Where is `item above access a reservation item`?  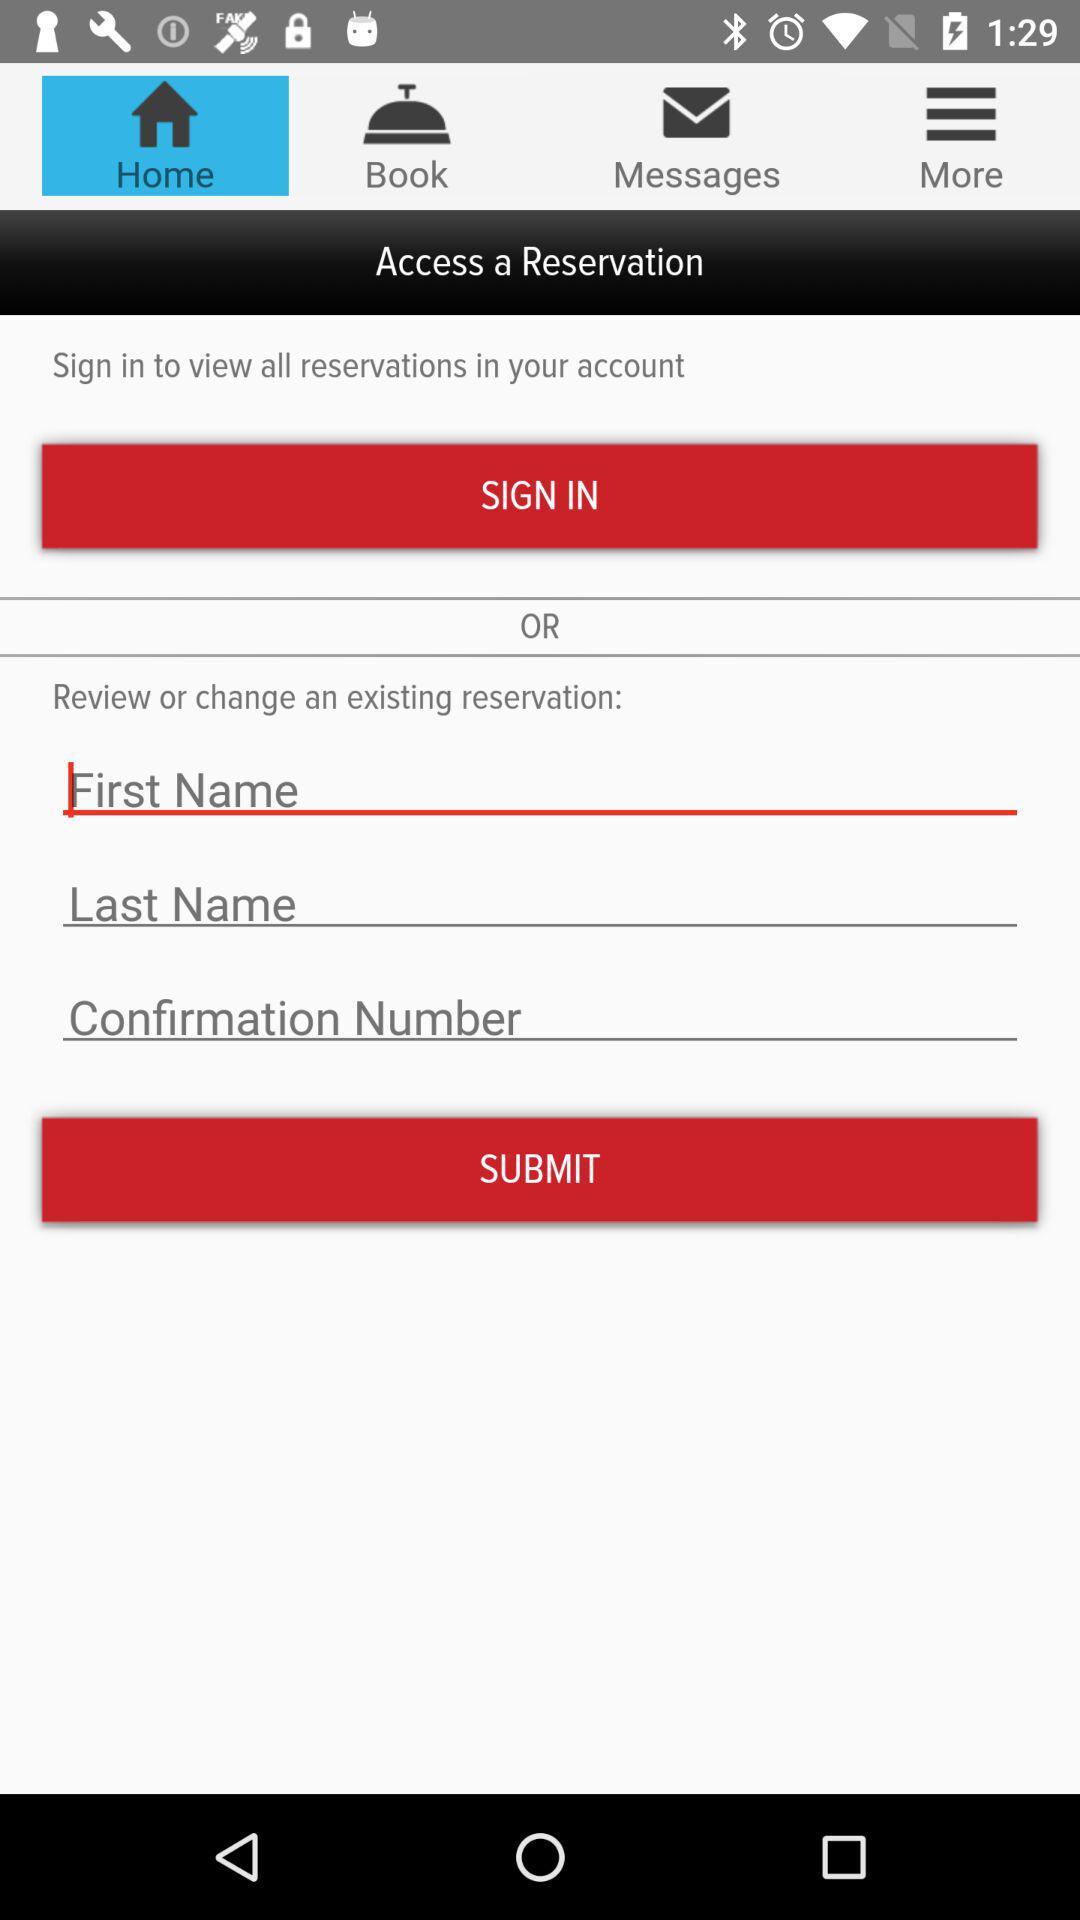 item above access a reservation item is located at coordinates (695, 135).